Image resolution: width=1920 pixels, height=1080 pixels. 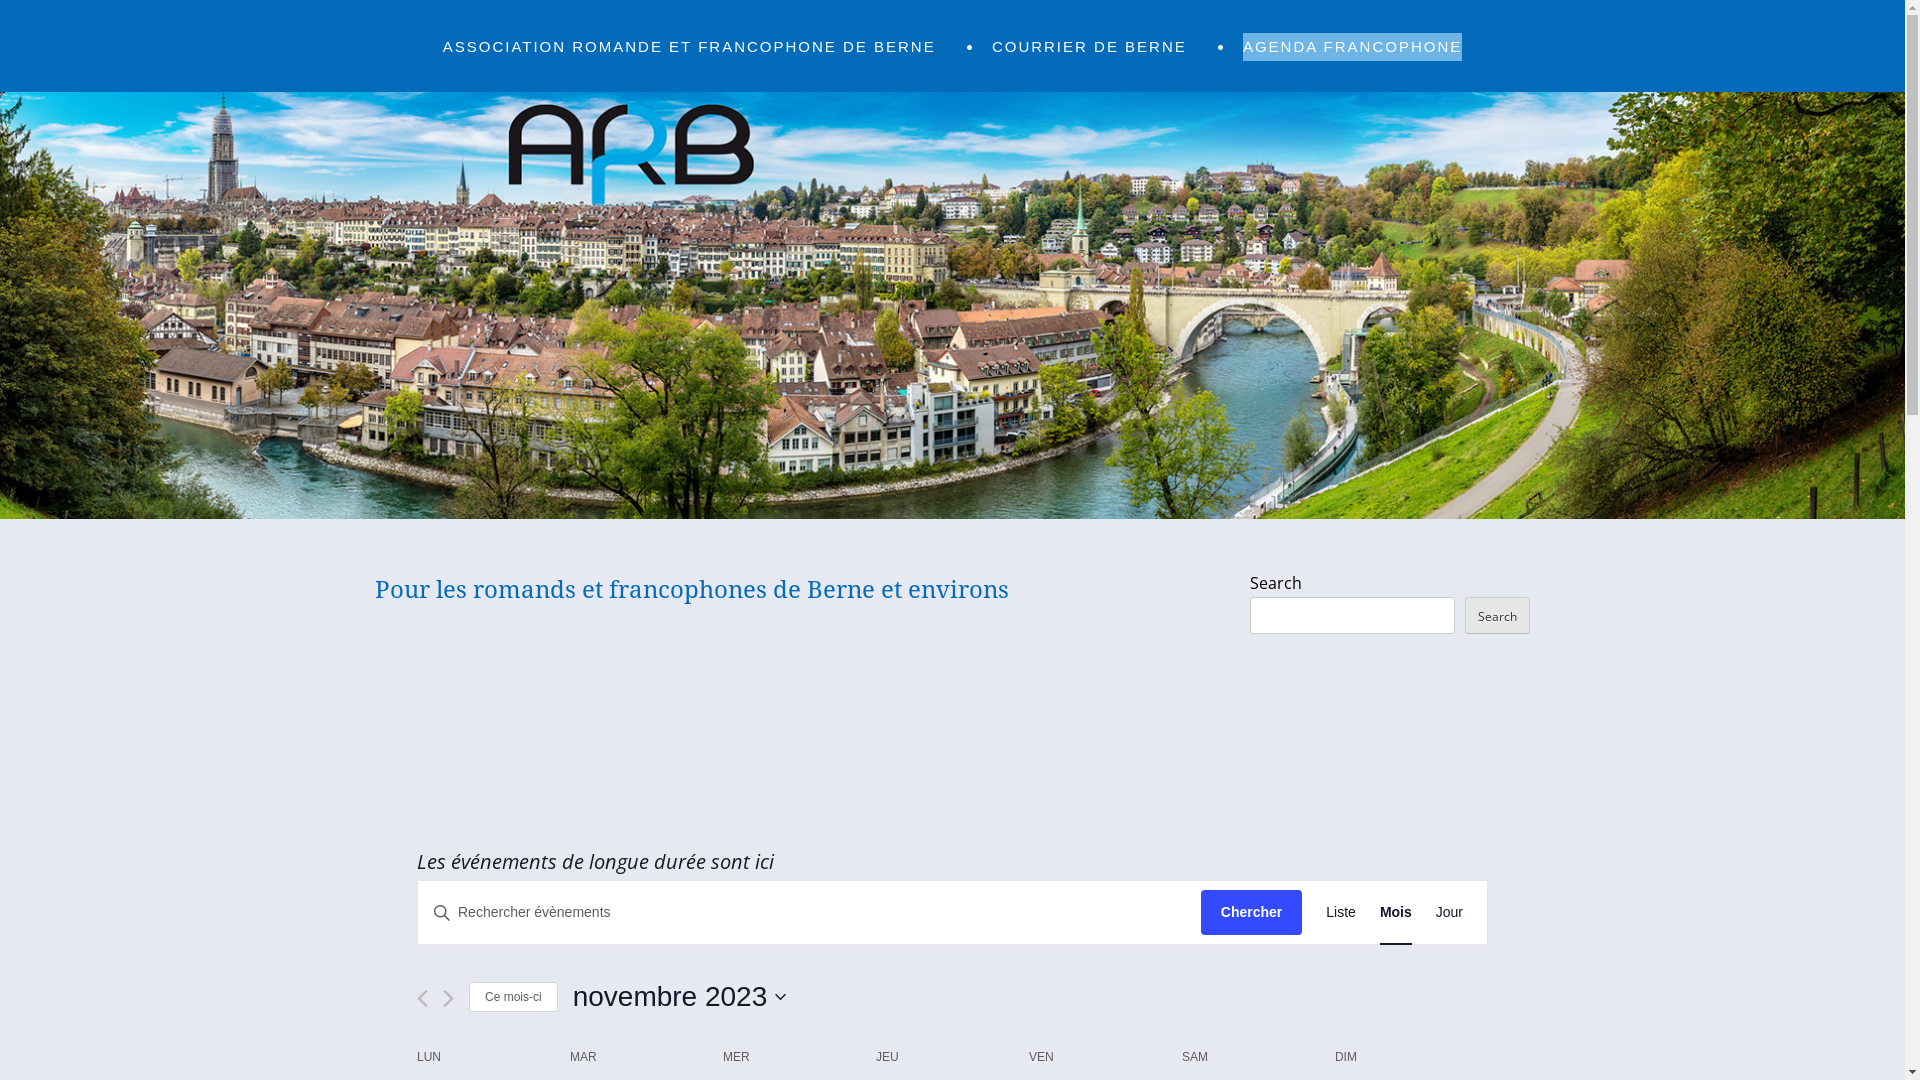 What do you see at coordinates (447, 998) in the screenshot?
I see `'Mois suivant'` at bounding box center [447, 998].